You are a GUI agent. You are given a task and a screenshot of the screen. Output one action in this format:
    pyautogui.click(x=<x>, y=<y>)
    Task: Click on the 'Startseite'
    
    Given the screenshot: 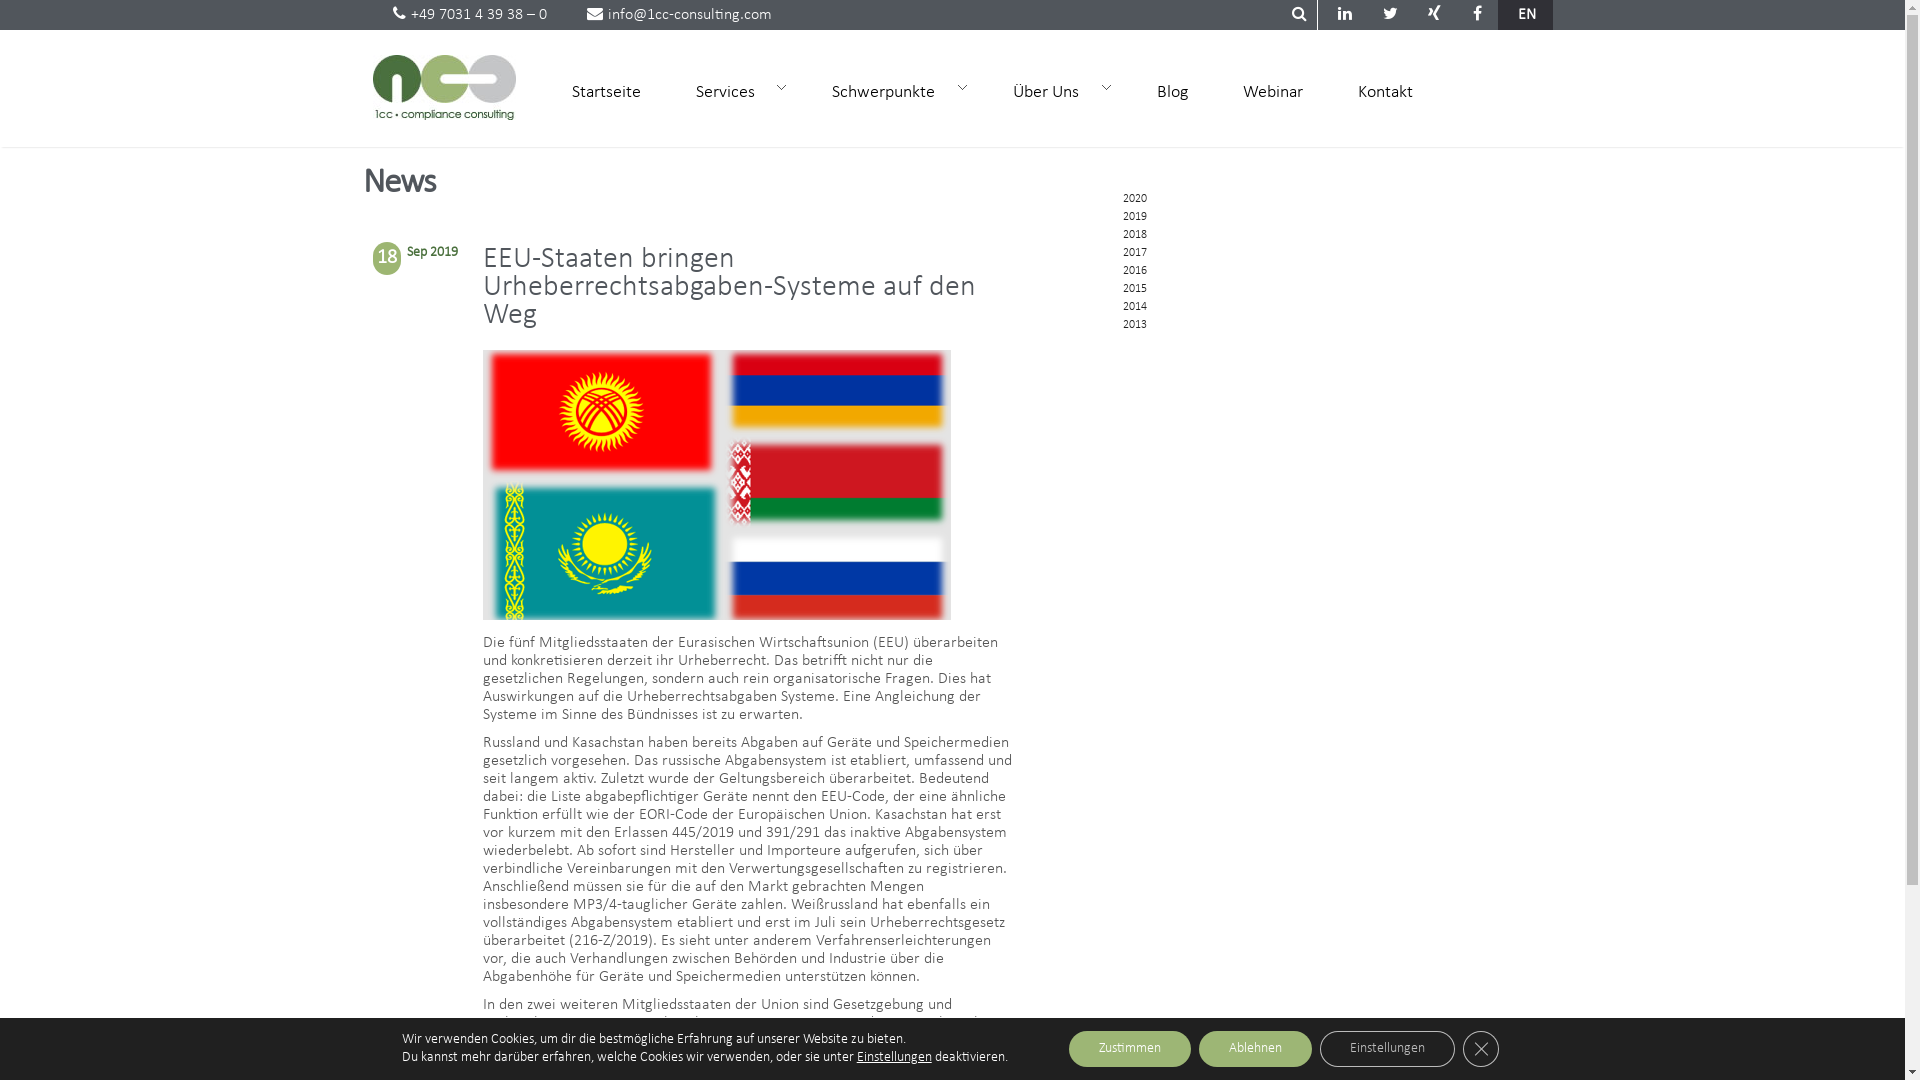 What is the action you would take?
    pyautogui.click(x=605, y=91)
    